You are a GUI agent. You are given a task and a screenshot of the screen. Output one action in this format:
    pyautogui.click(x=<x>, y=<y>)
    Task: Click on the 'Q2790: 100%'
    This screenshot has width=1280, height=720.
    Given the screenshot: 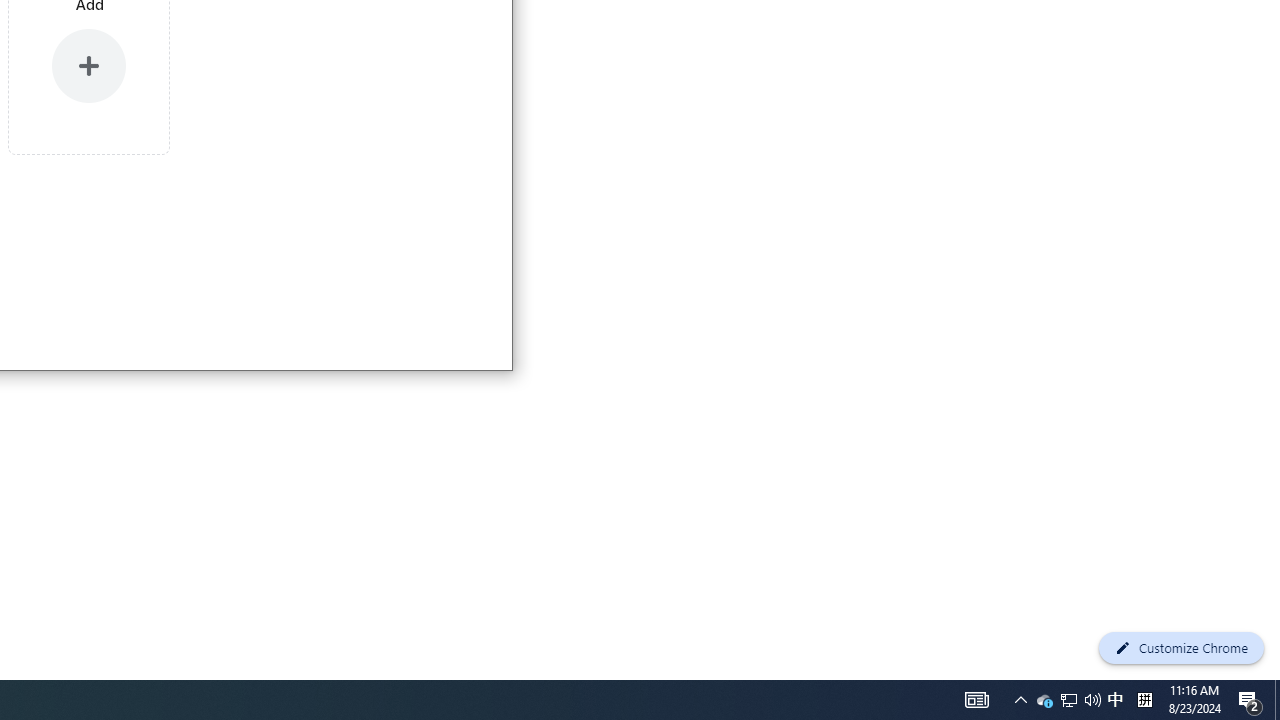 What is the action you would take?
    pyautogui.click(x=1114, y=698)
    